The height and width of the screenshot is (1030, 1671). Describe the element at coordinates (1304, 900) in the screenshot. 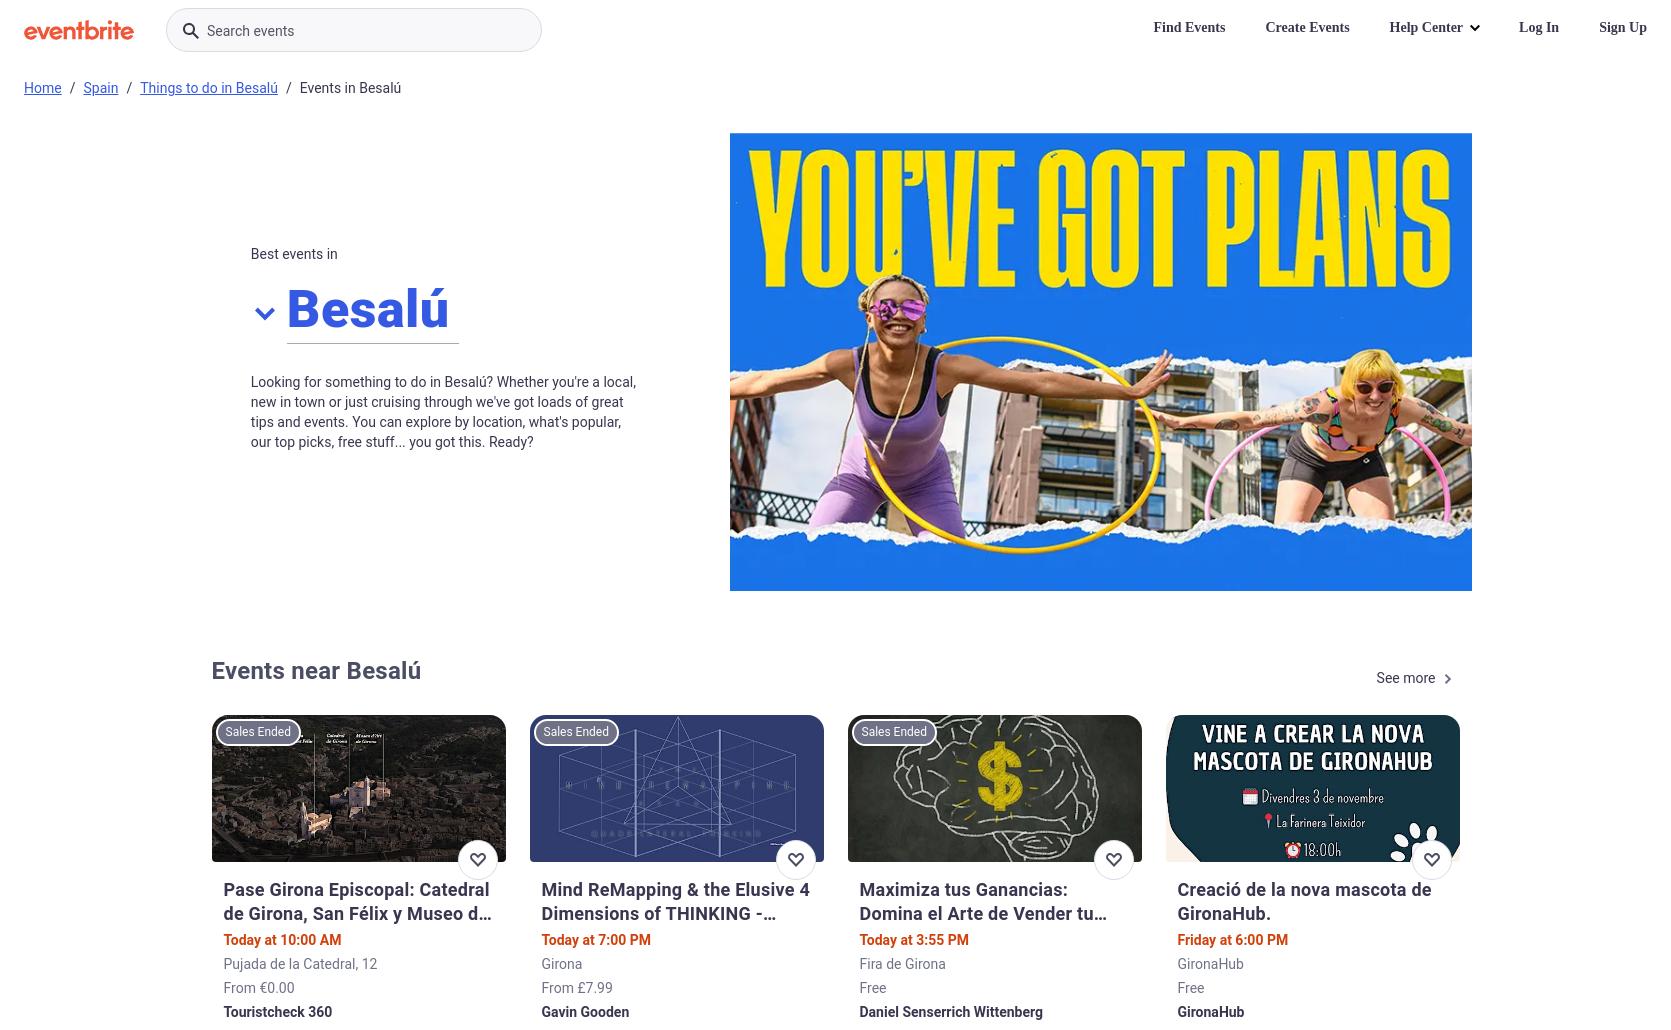

I see `'Creació de la nova mascota de GironaHub.'` at that location.